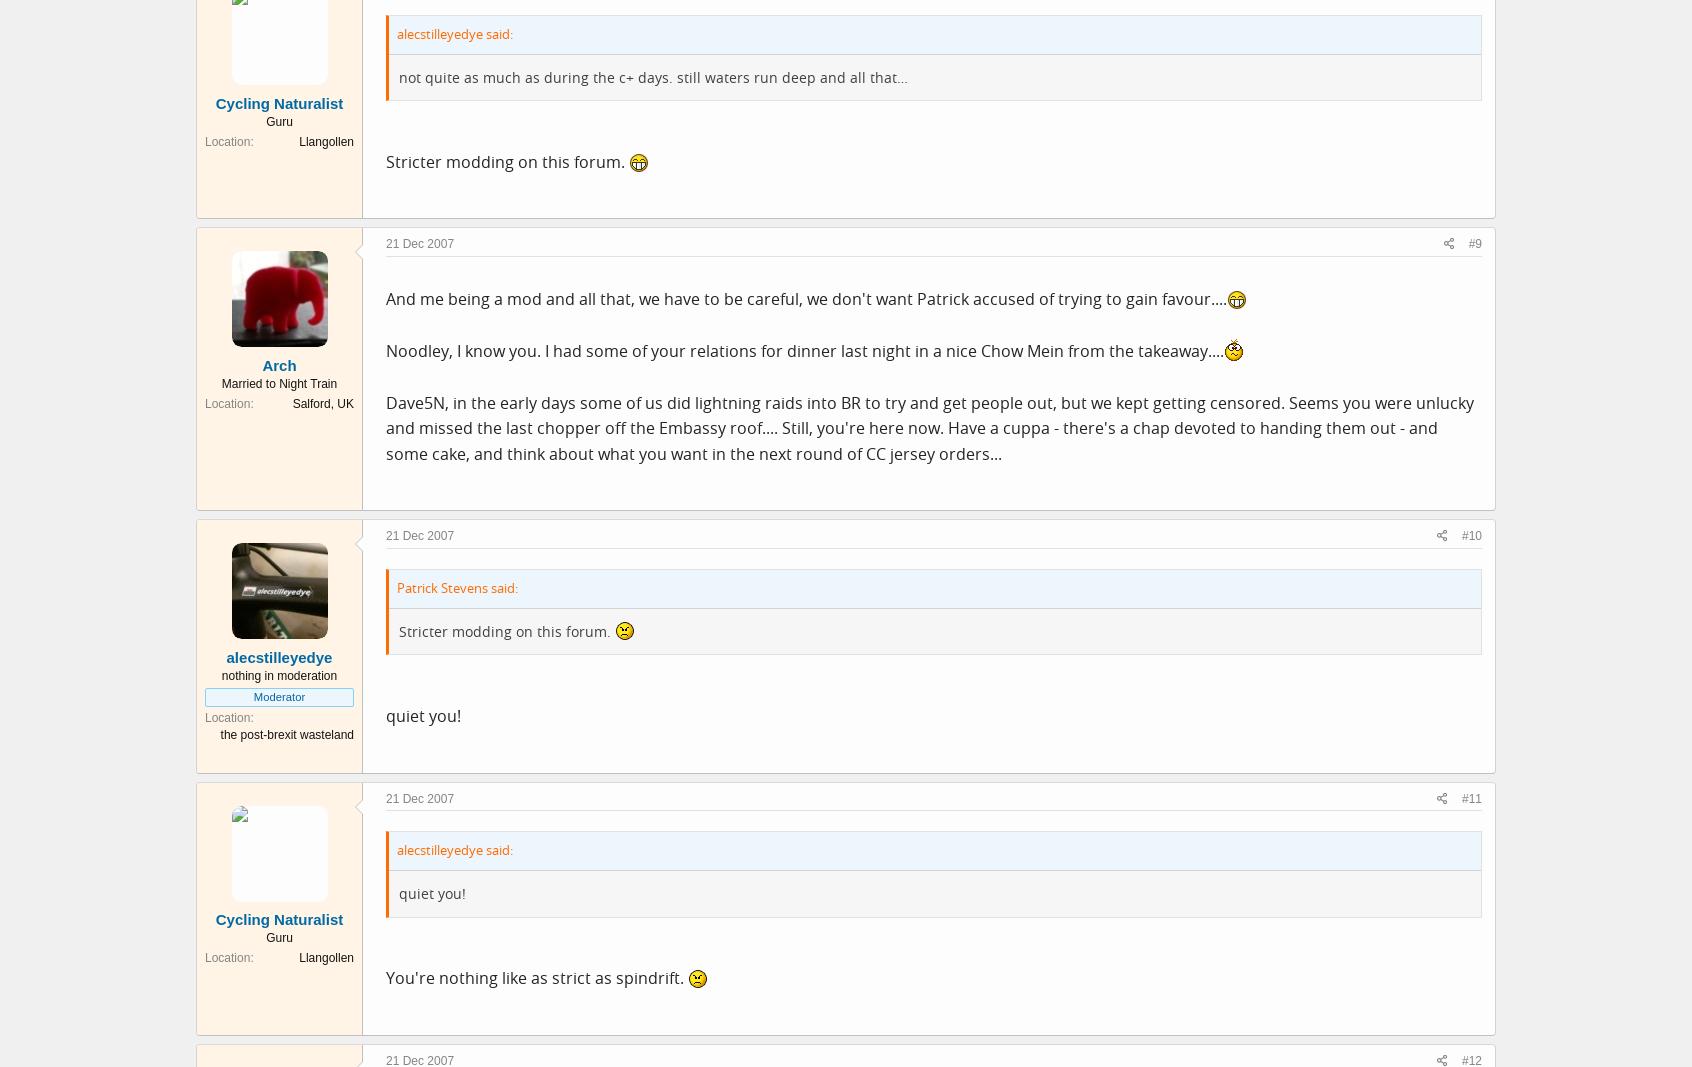 The image size is (1692, 1067). I want to click on 'the post-brexit wasteland', so click(285, 733).